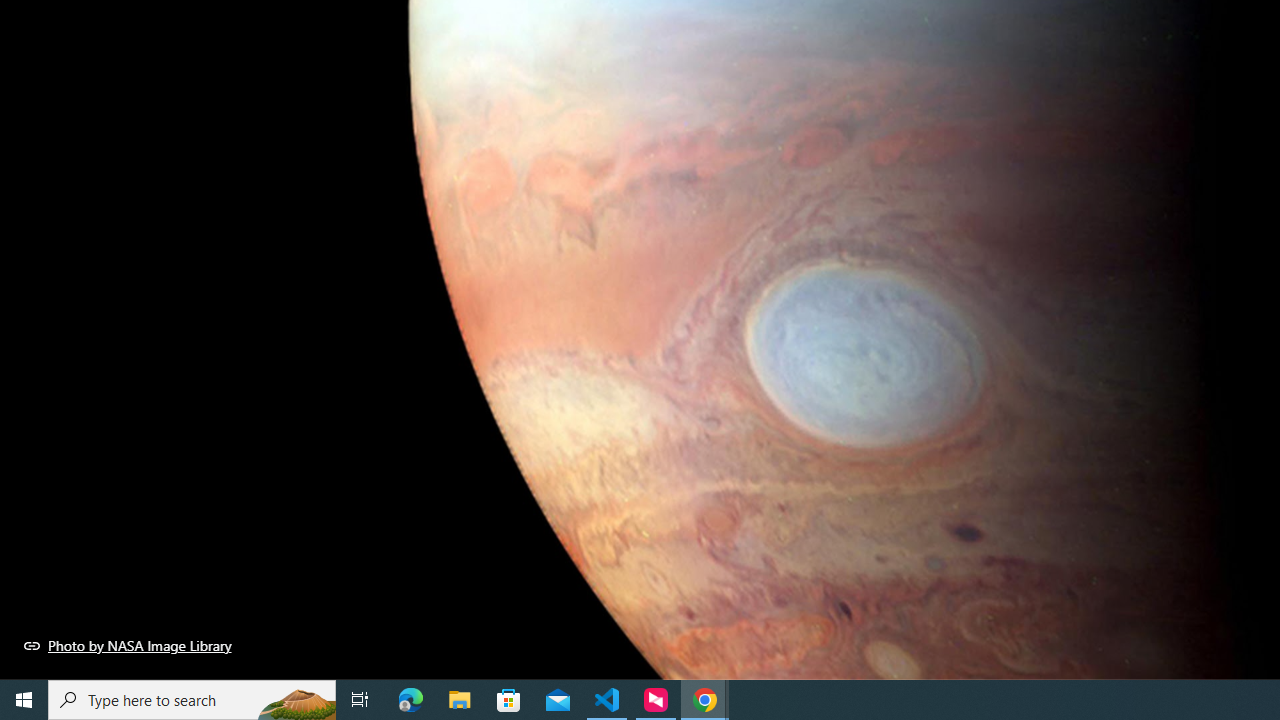 Image resolution: width=1280 pixels, height=720 pixels. What do you see at coordinates (127, 645) in the screenshot?
I see `'Photo by NASA Image Library'` at bounding box center [127, 645].